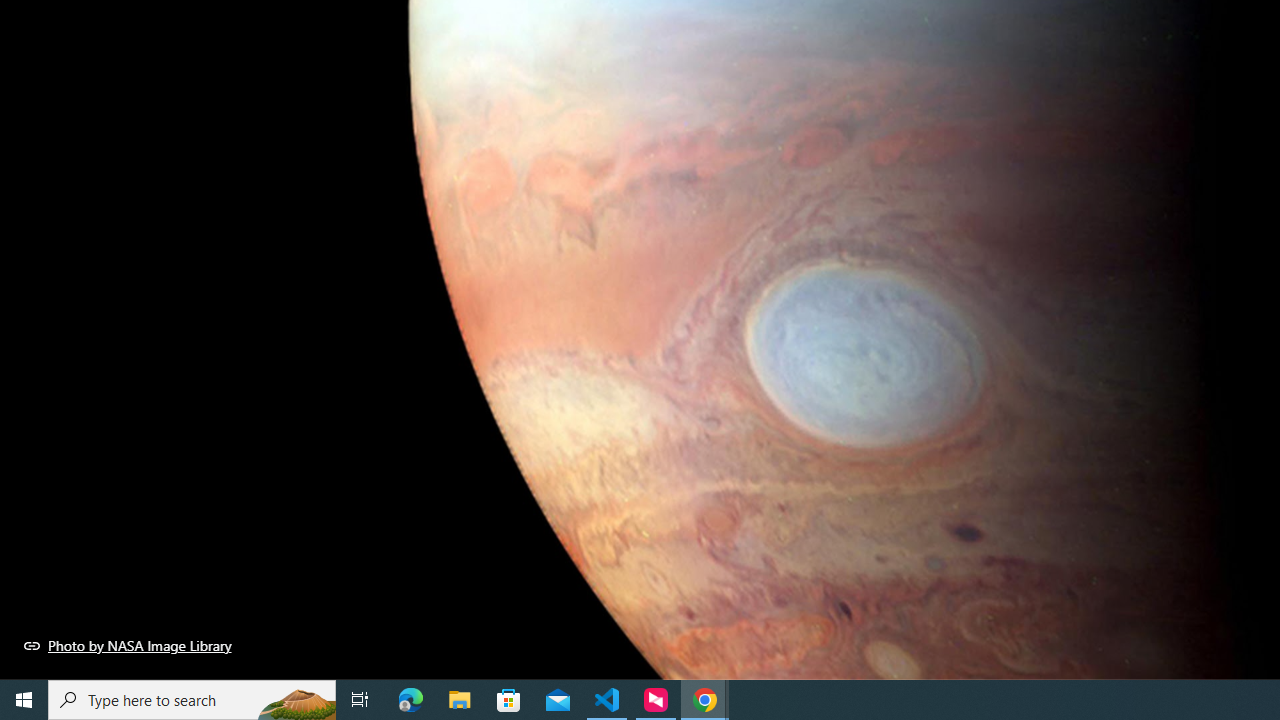 Image resolution: width=1280 pixels, height=720 pixels. What do you see at coordinates (127, 645) in the screenshot?
I see `'Photo by NASA Image Library'` at bounding box center [127, 645].